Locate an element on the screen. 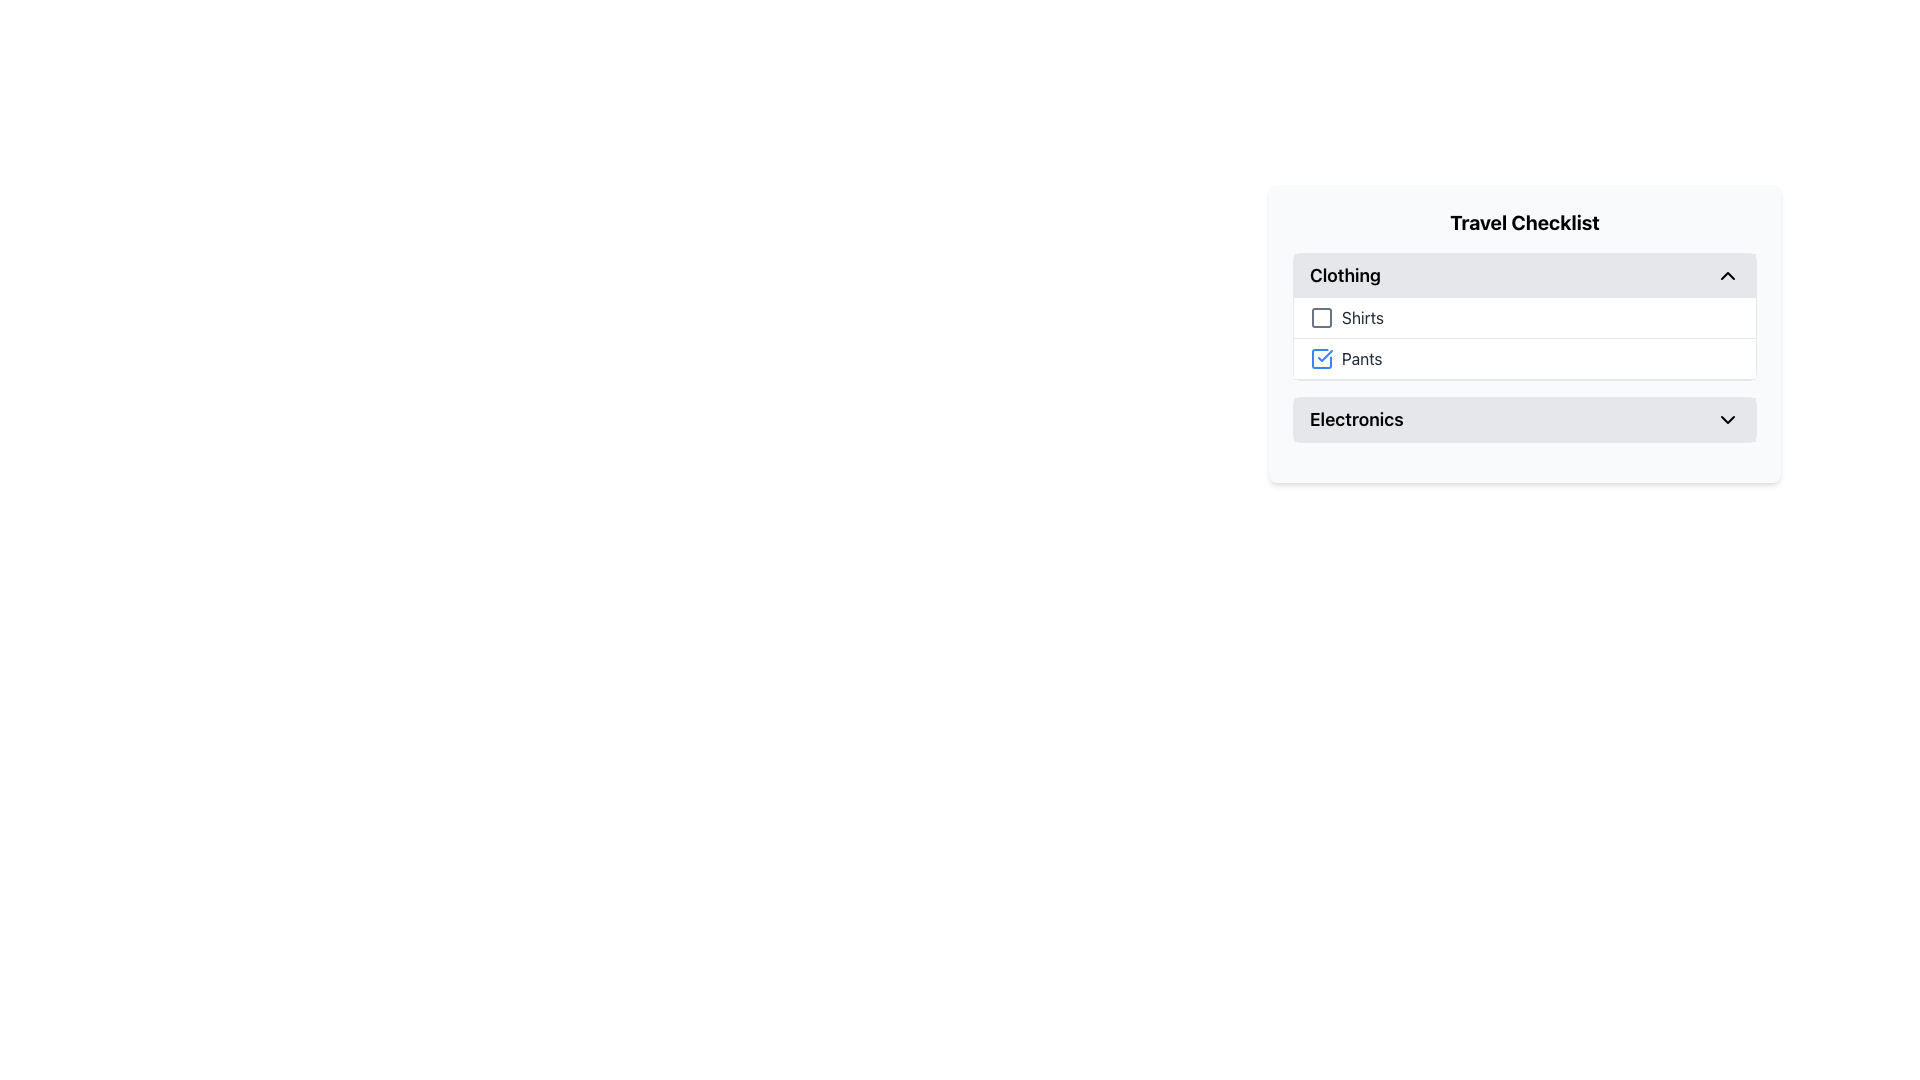 The height and width of the screenshot is (1080, 1920). the text label 'Electronics' which is prominently styled in a large bold font within a horizontal light-gray bar is located at coordinates (1356, 419).